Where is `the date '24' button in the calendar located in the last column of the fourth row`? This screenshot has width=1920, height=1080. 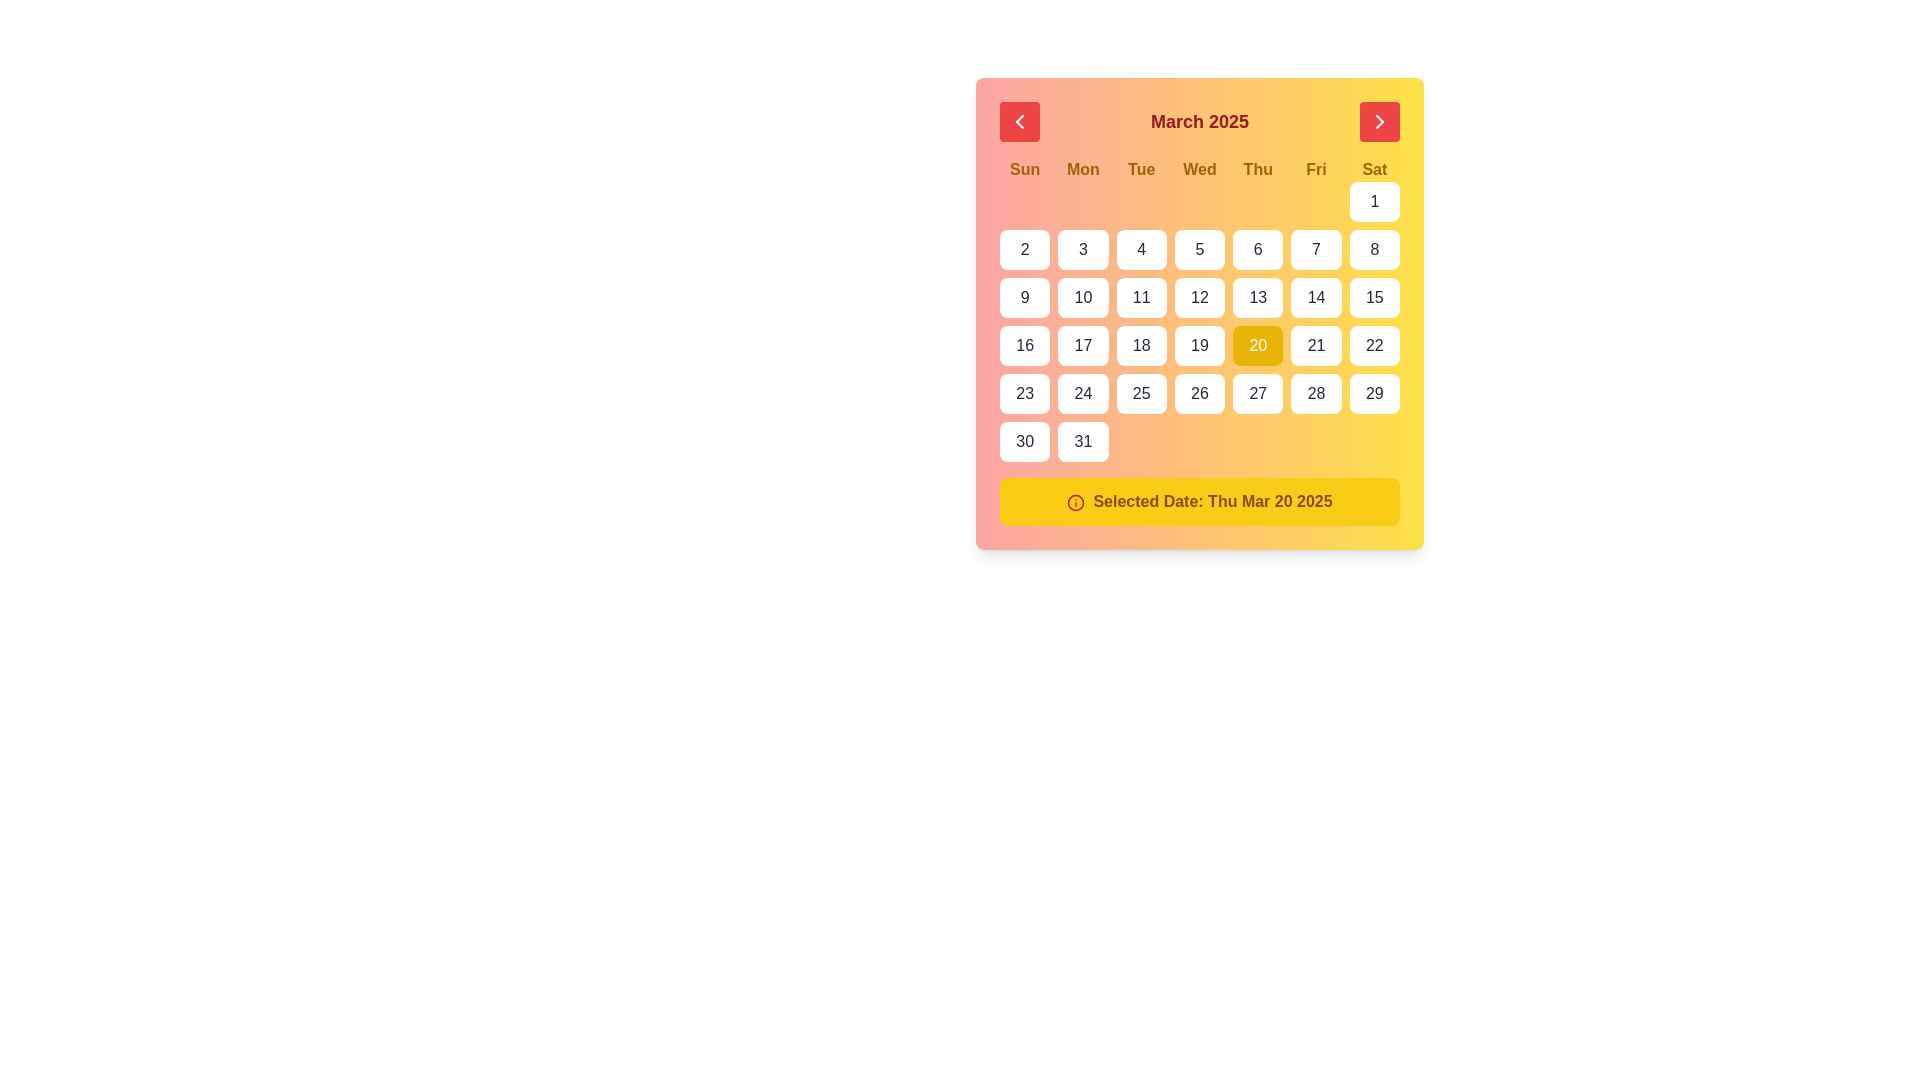
the date '24' button in the calendar located in the last column of the fourth row is located at coordinates (1082, 393).